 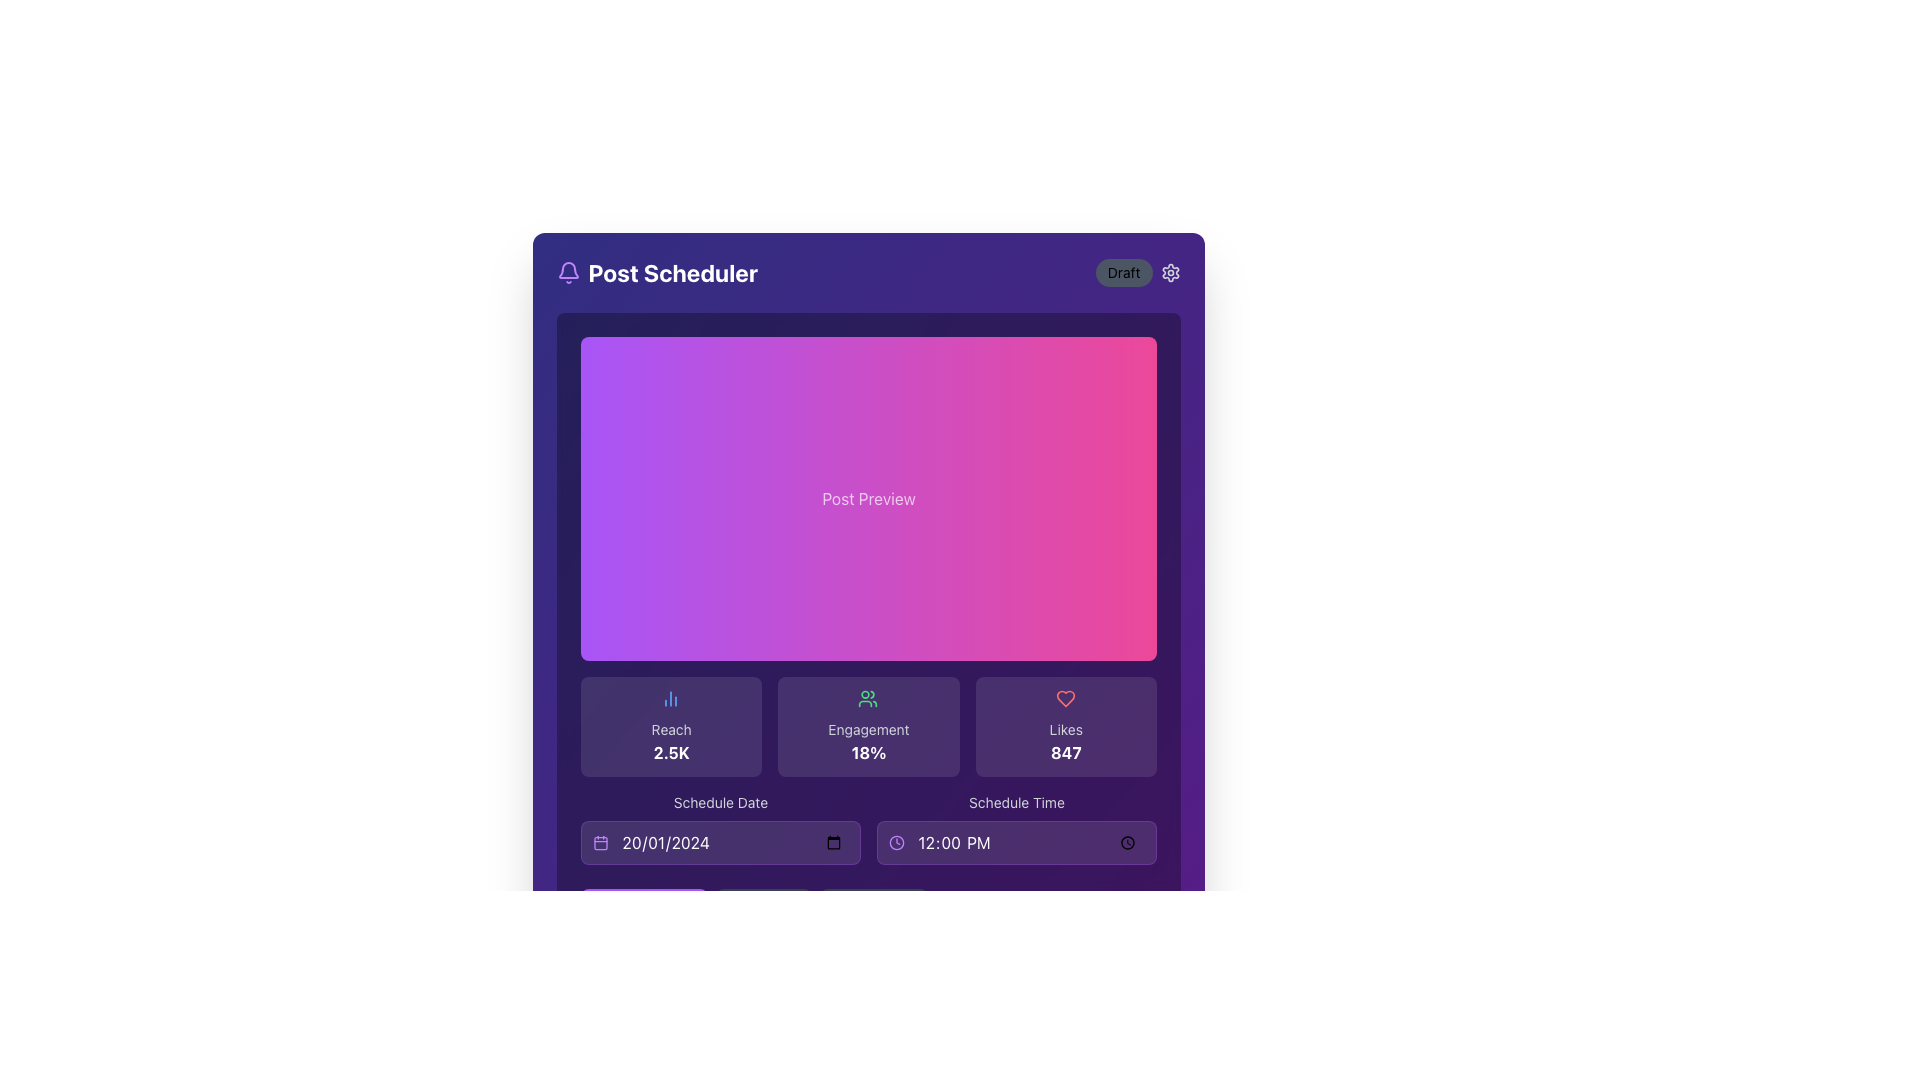 I want to click on the heart-shaped icon that symbolizes user likes, located above the 'Likes' label and value in the fourth segment of the bottom panel, so click(x=1064, y=697).